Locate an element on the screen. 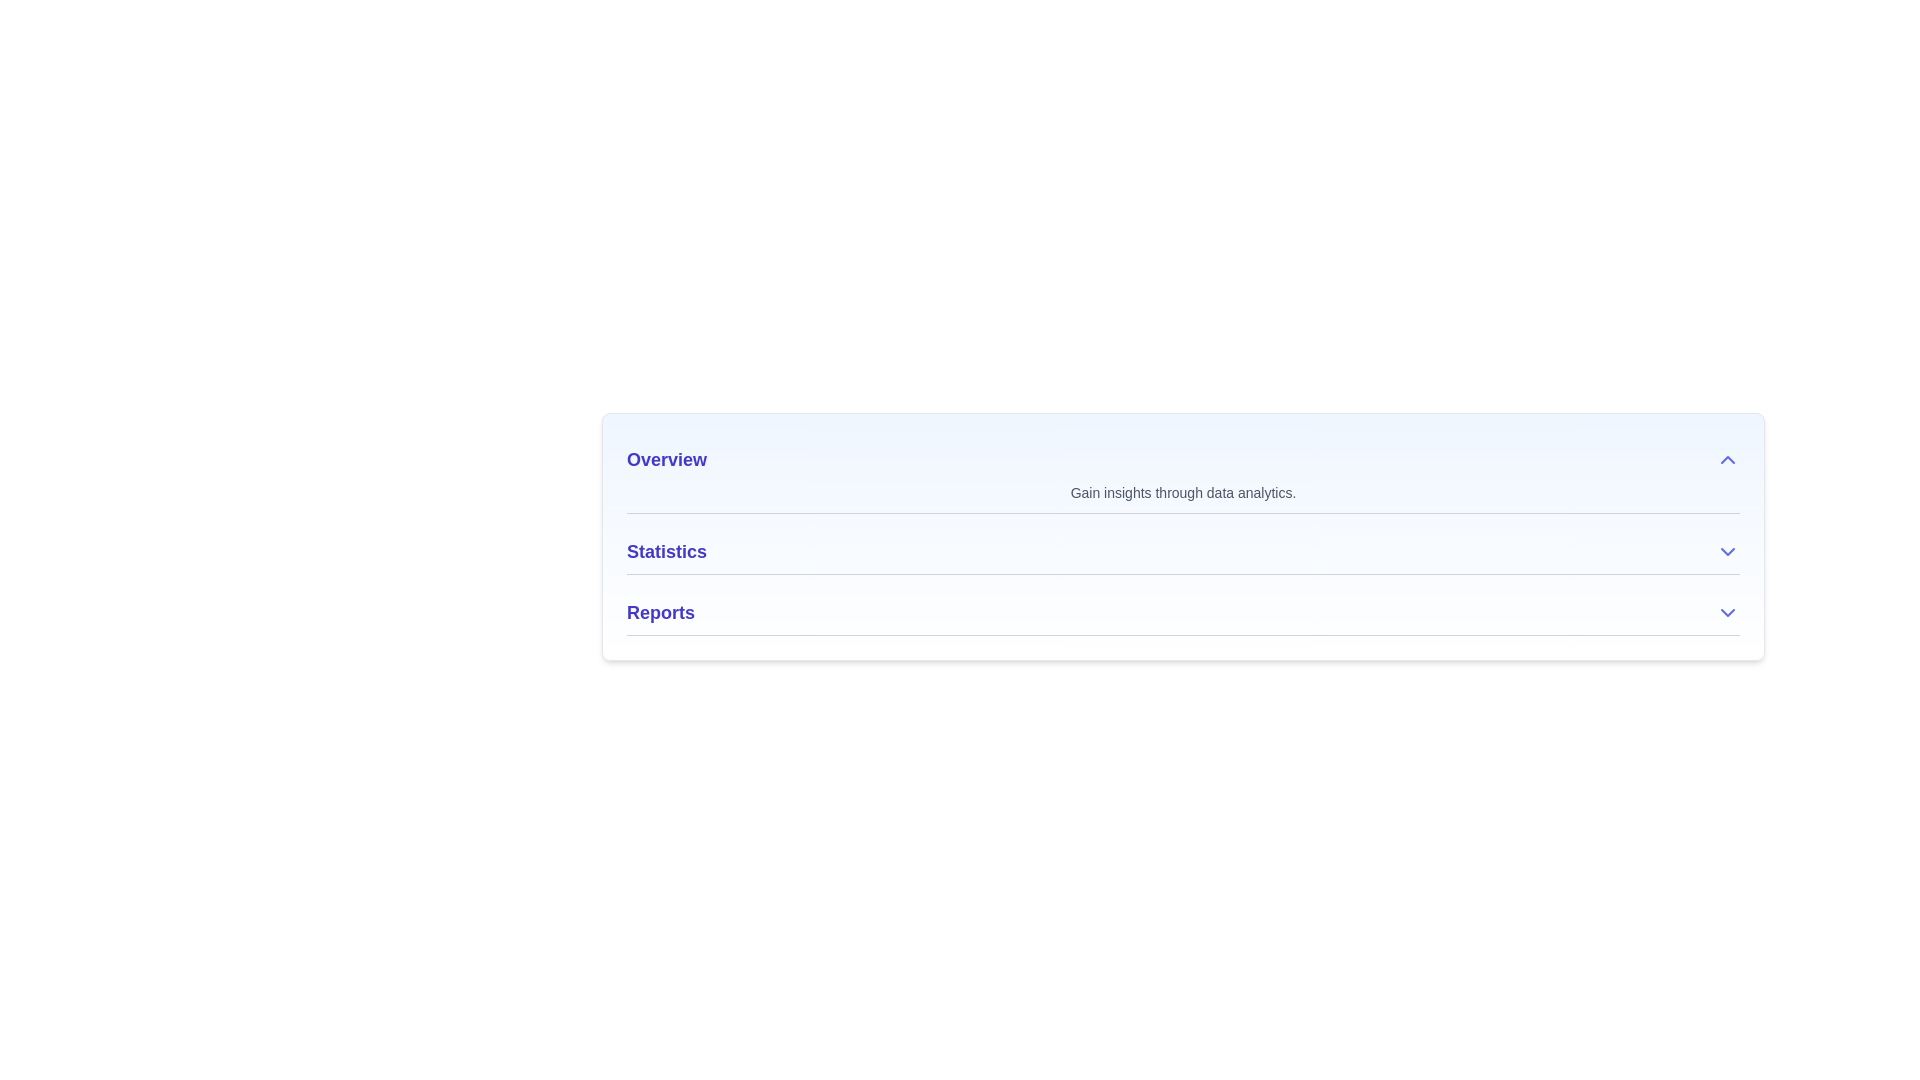 This screenshot has width=1920, height=1080. the text label that guides the user to the section associated with statistical data, positioned below 'Overview' and above 'Reports' is located at coordinates (667, 551).